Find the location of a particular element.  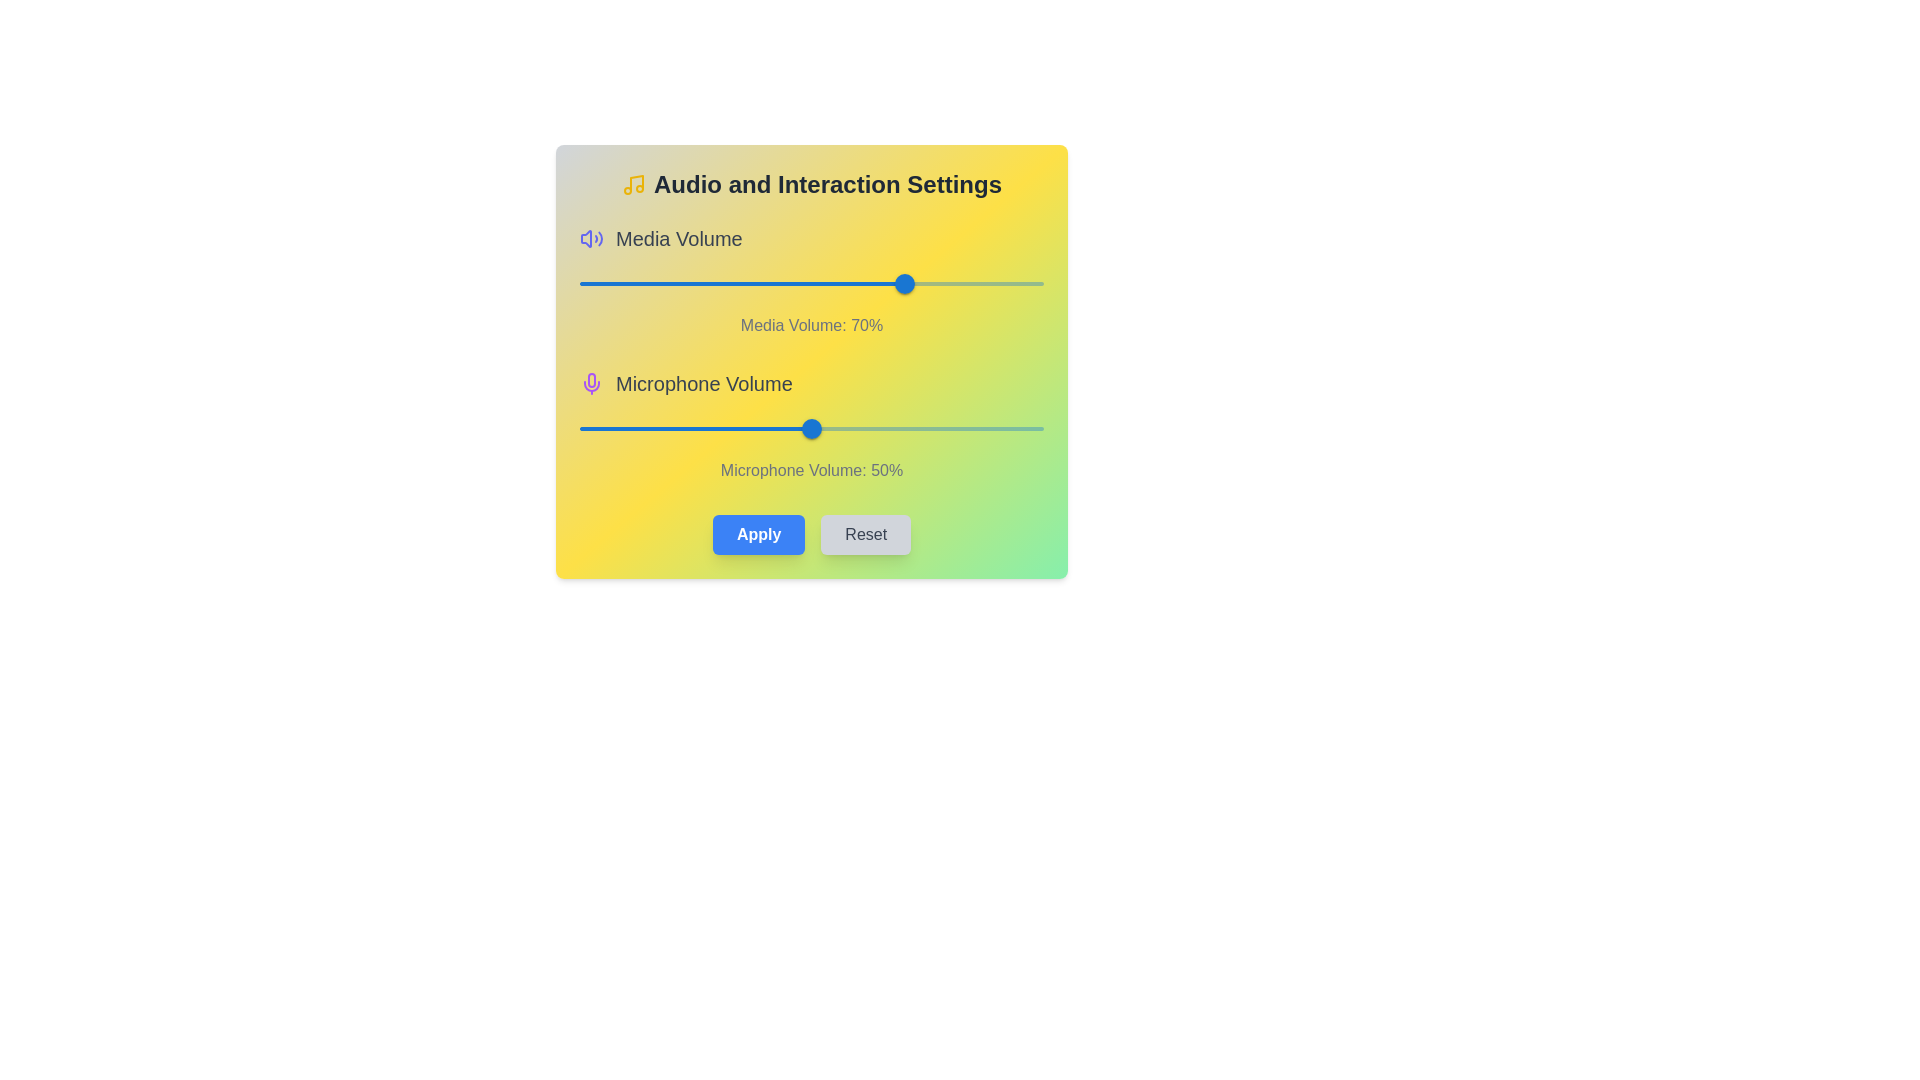

the slider value is located at coordinates (880, 284).